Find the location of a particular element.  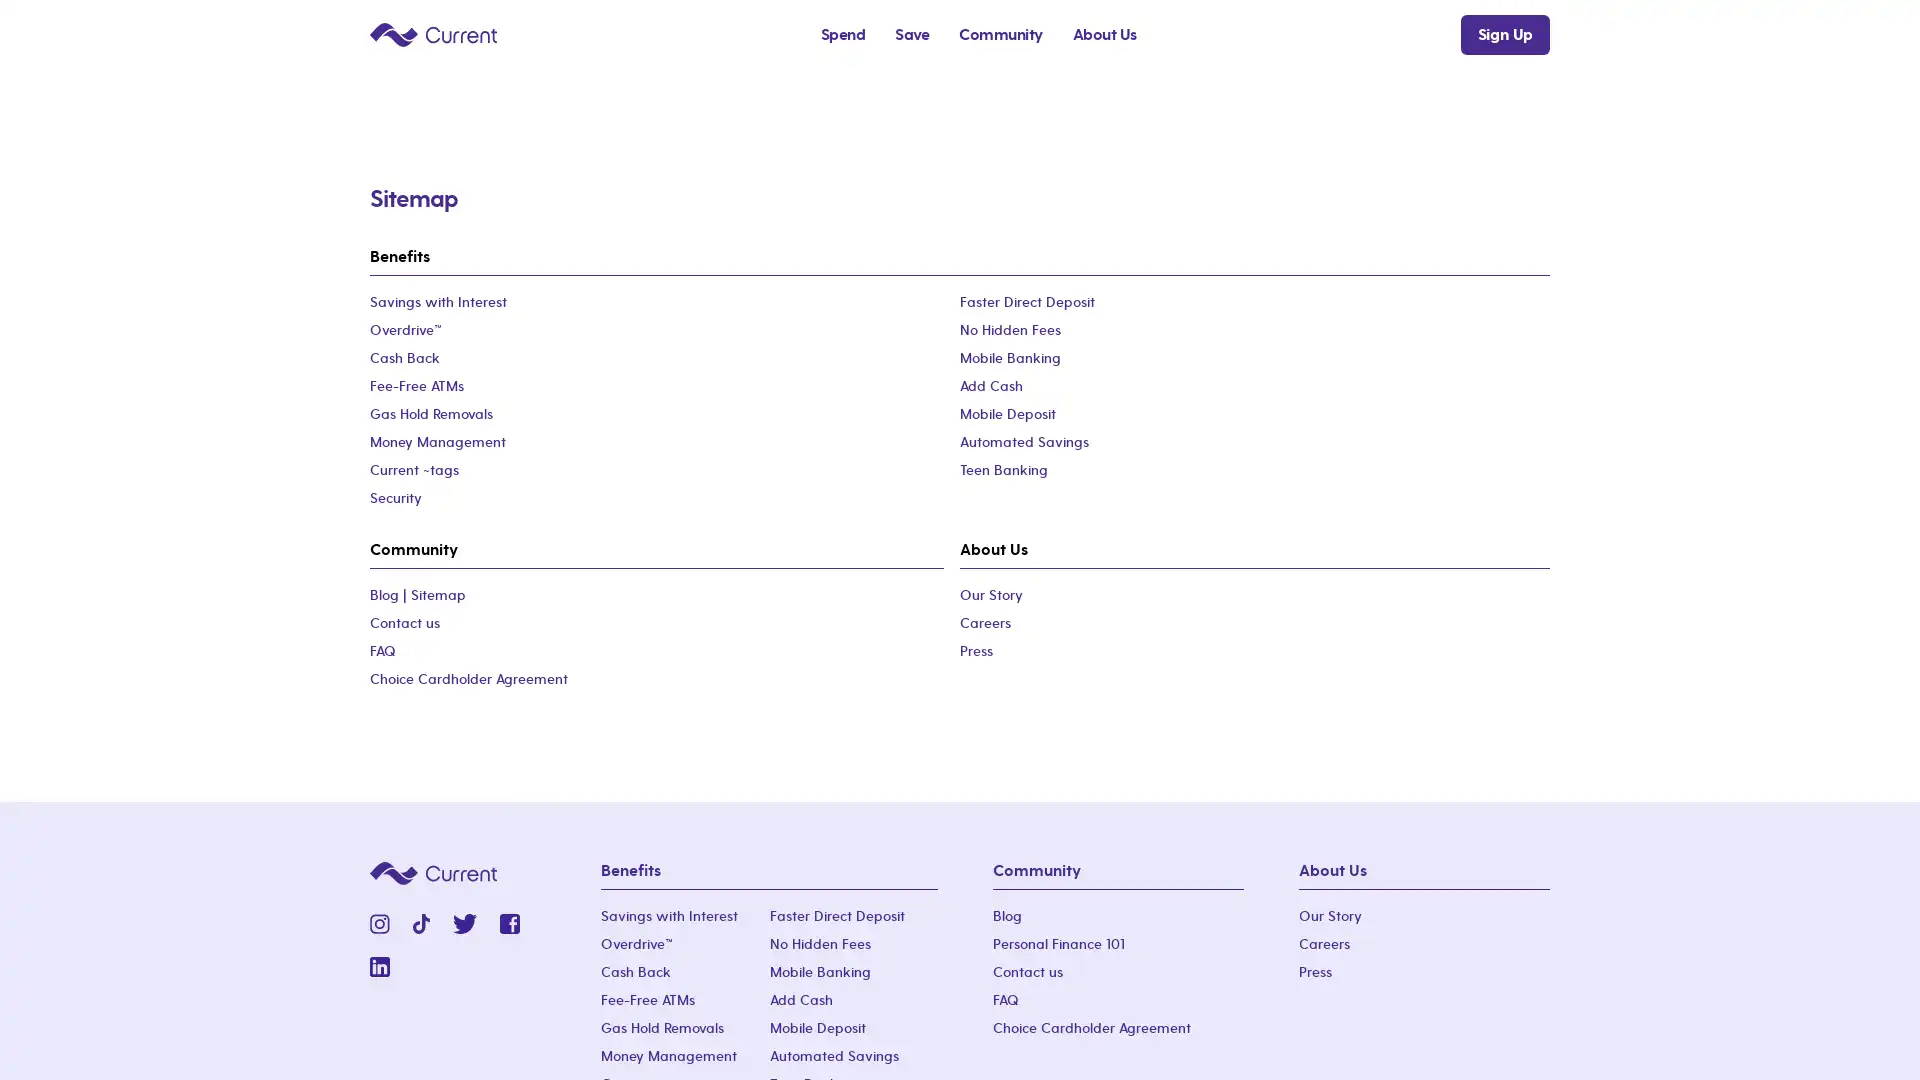

Careers is located at coordinates (1324, 945).